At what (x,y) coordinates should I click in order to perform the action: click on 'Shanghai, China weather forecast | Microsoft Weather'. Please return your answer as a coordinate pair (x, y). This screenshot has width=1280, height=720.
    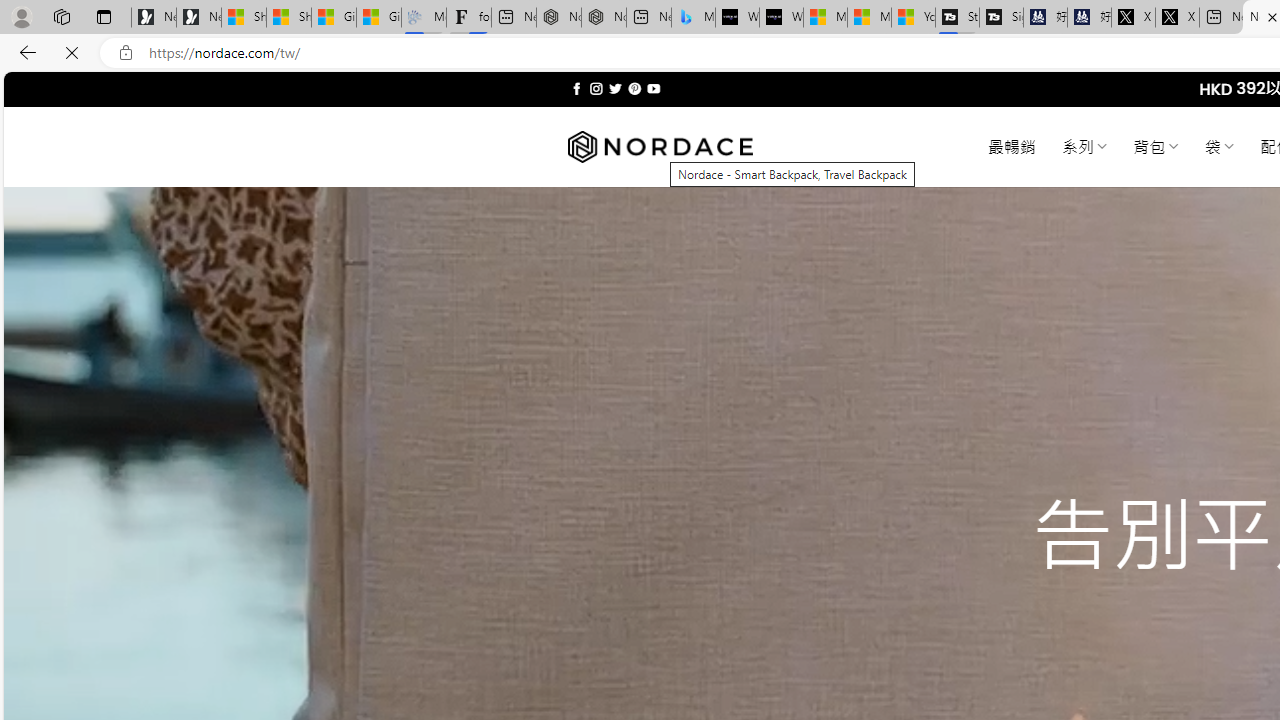
    Looking at the image, I should click on (288, 17).